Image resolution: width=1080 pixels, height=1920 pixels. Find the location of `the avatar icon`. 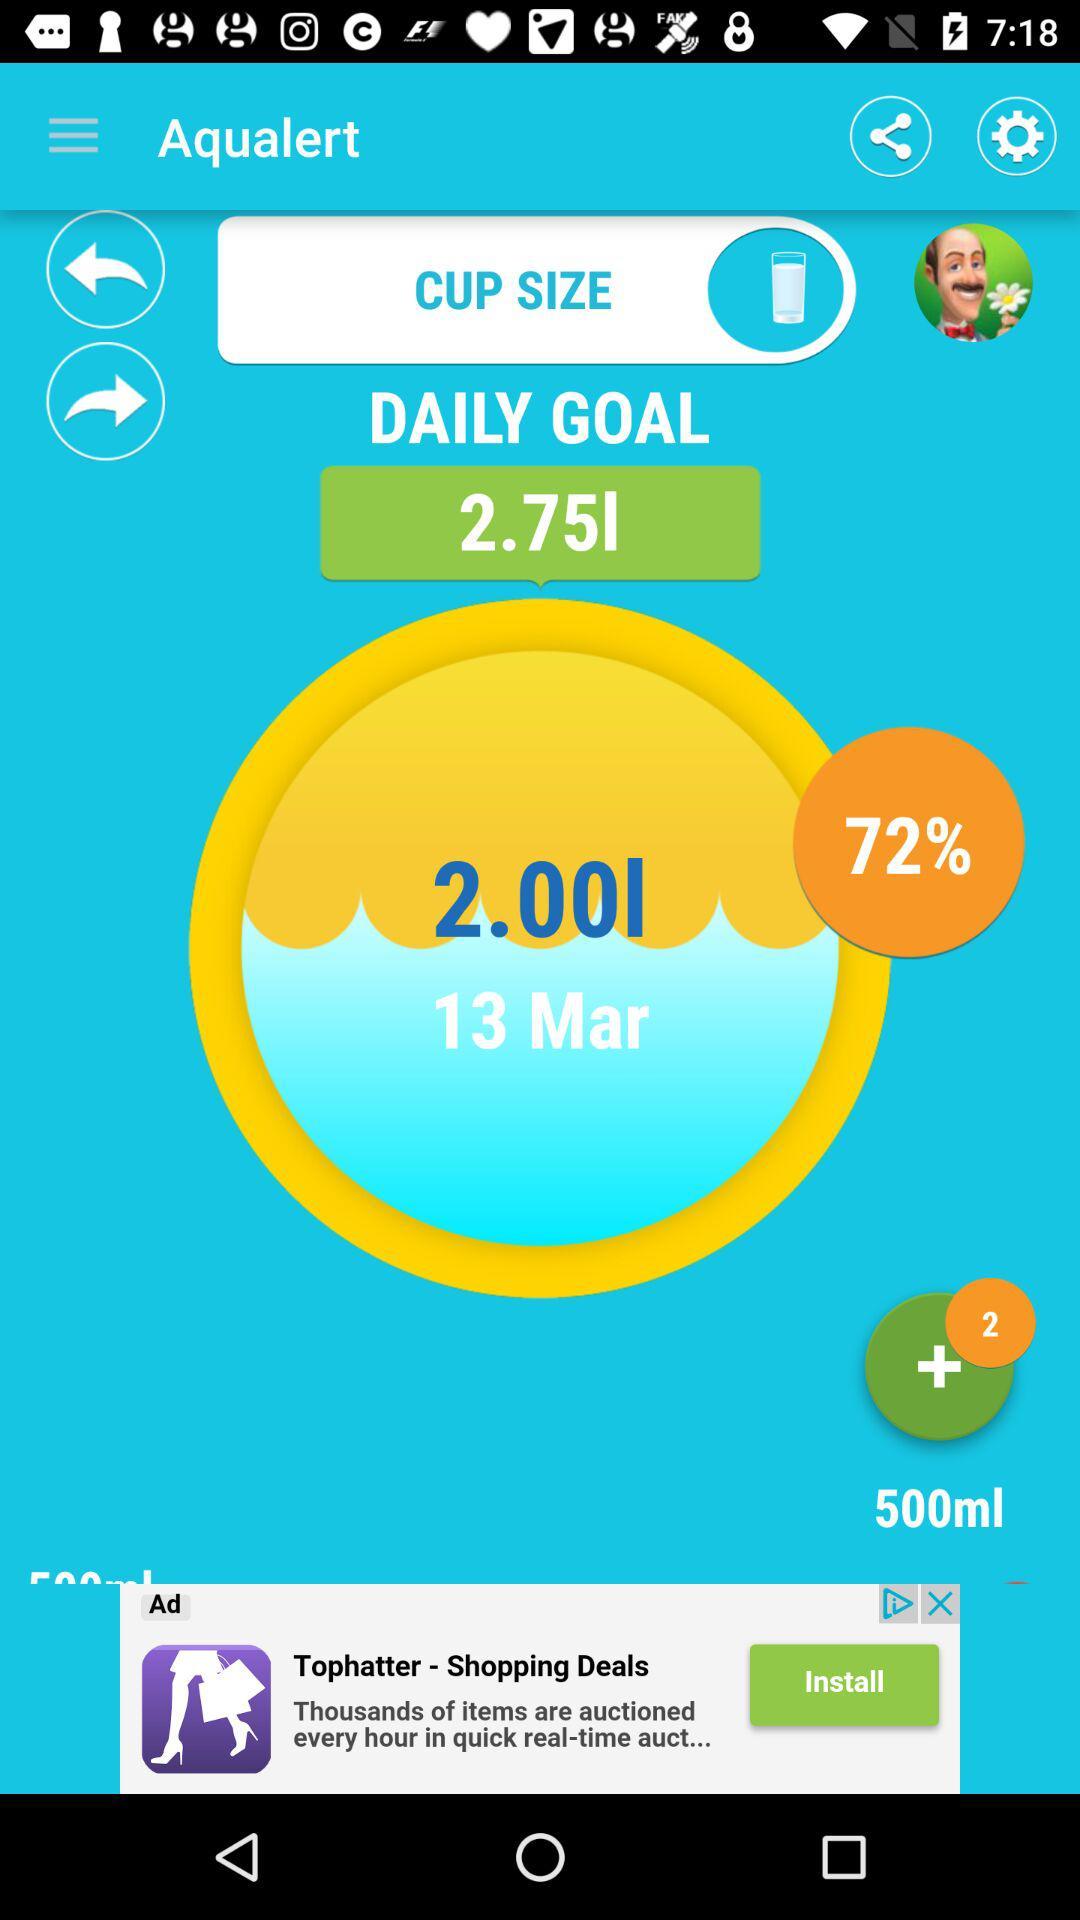

the avatar icon is located at coordinates (972, 281).